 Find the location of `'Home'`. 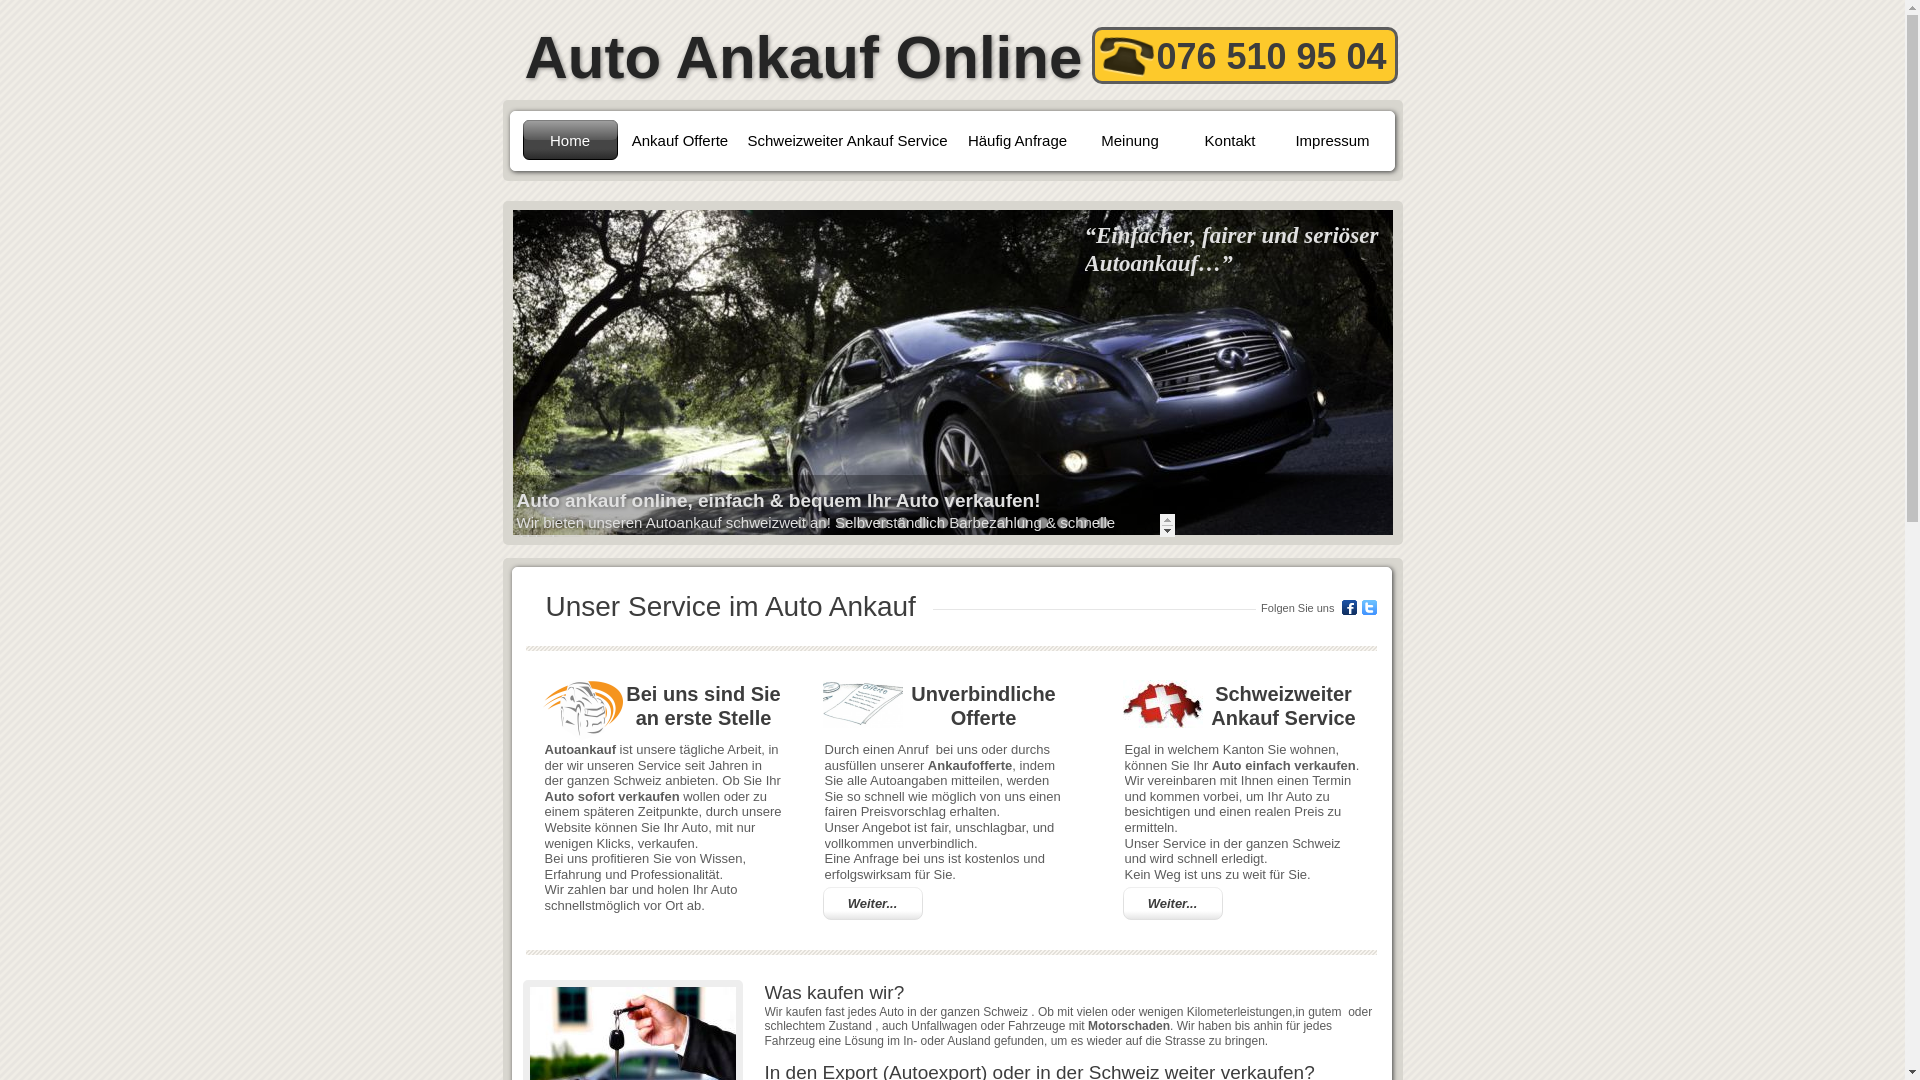

'Home' is located at coordinates (568, 138).